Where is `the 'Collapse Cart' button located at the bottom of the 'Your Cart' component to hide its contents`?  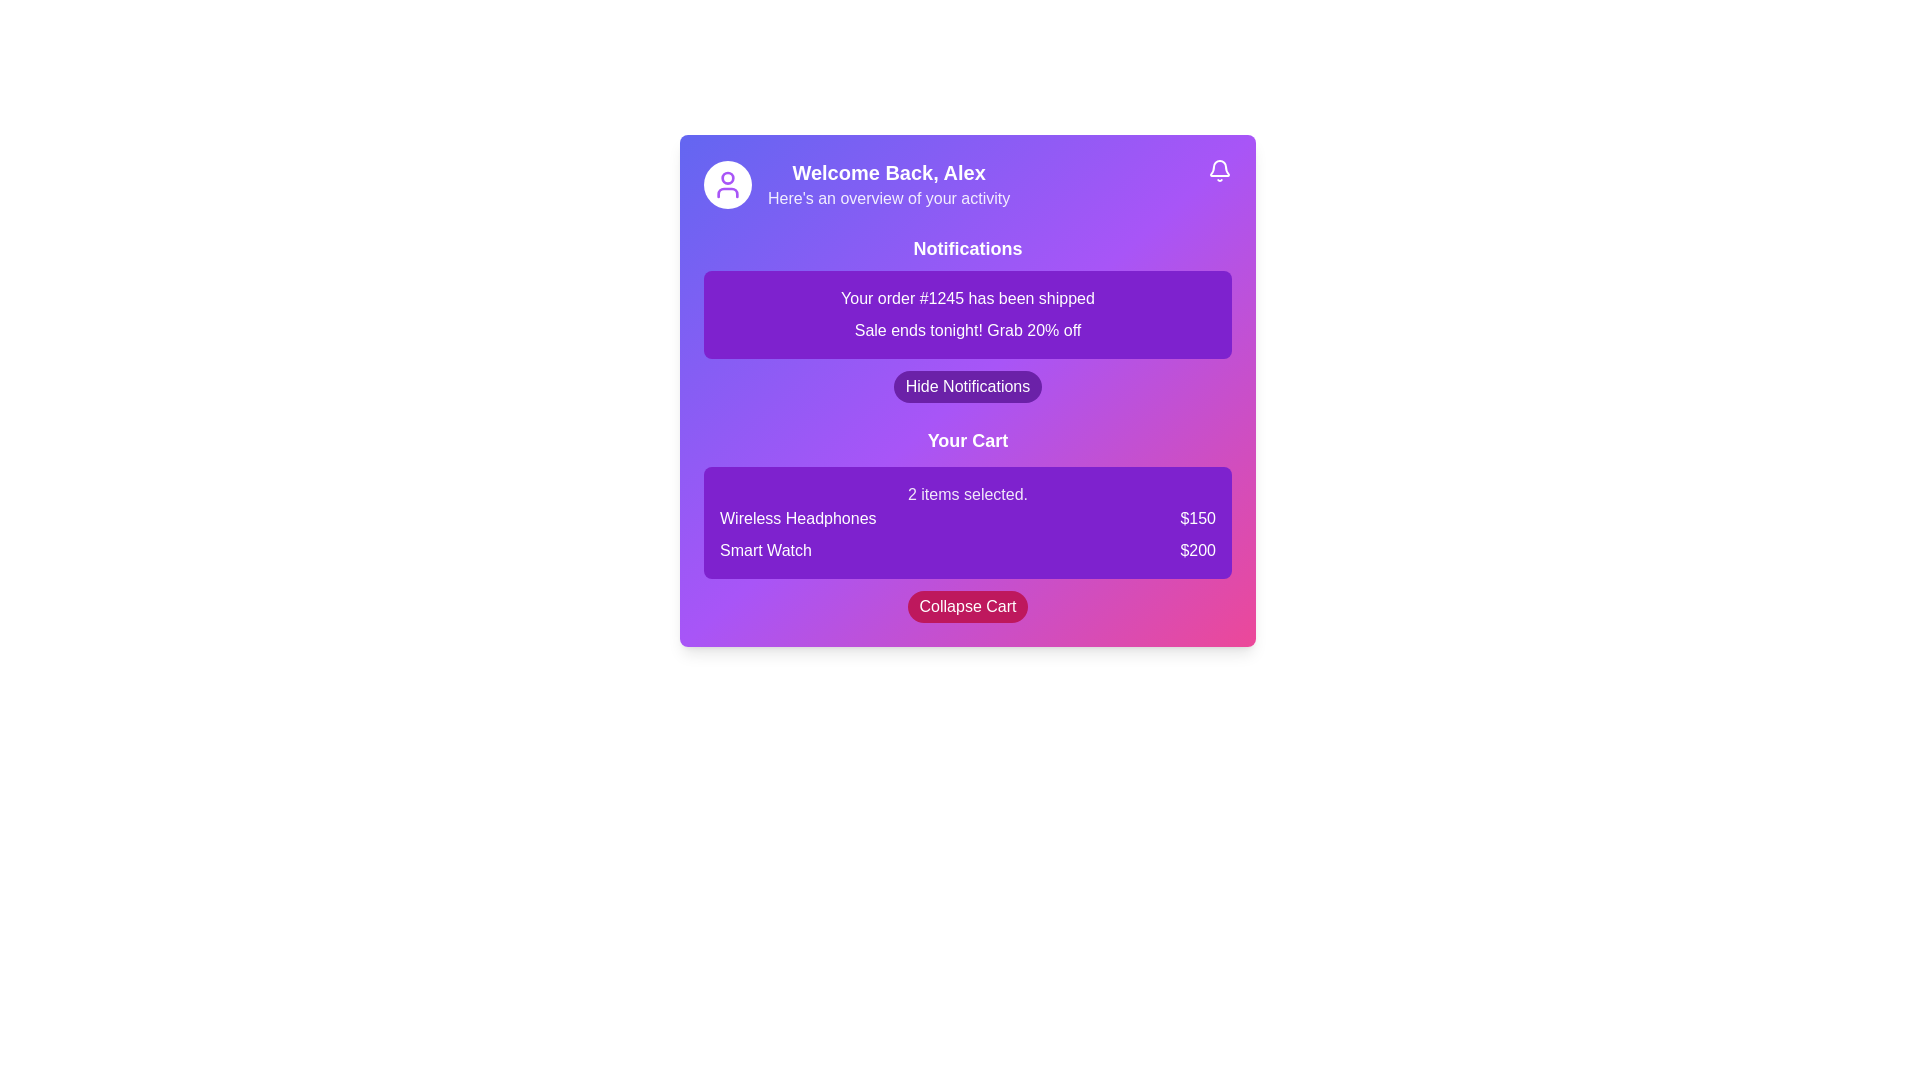
the 'Collapse Cart' button located at the bottom of the 'Your Cart' component to hide its contents is located at coordinates (968, 605).